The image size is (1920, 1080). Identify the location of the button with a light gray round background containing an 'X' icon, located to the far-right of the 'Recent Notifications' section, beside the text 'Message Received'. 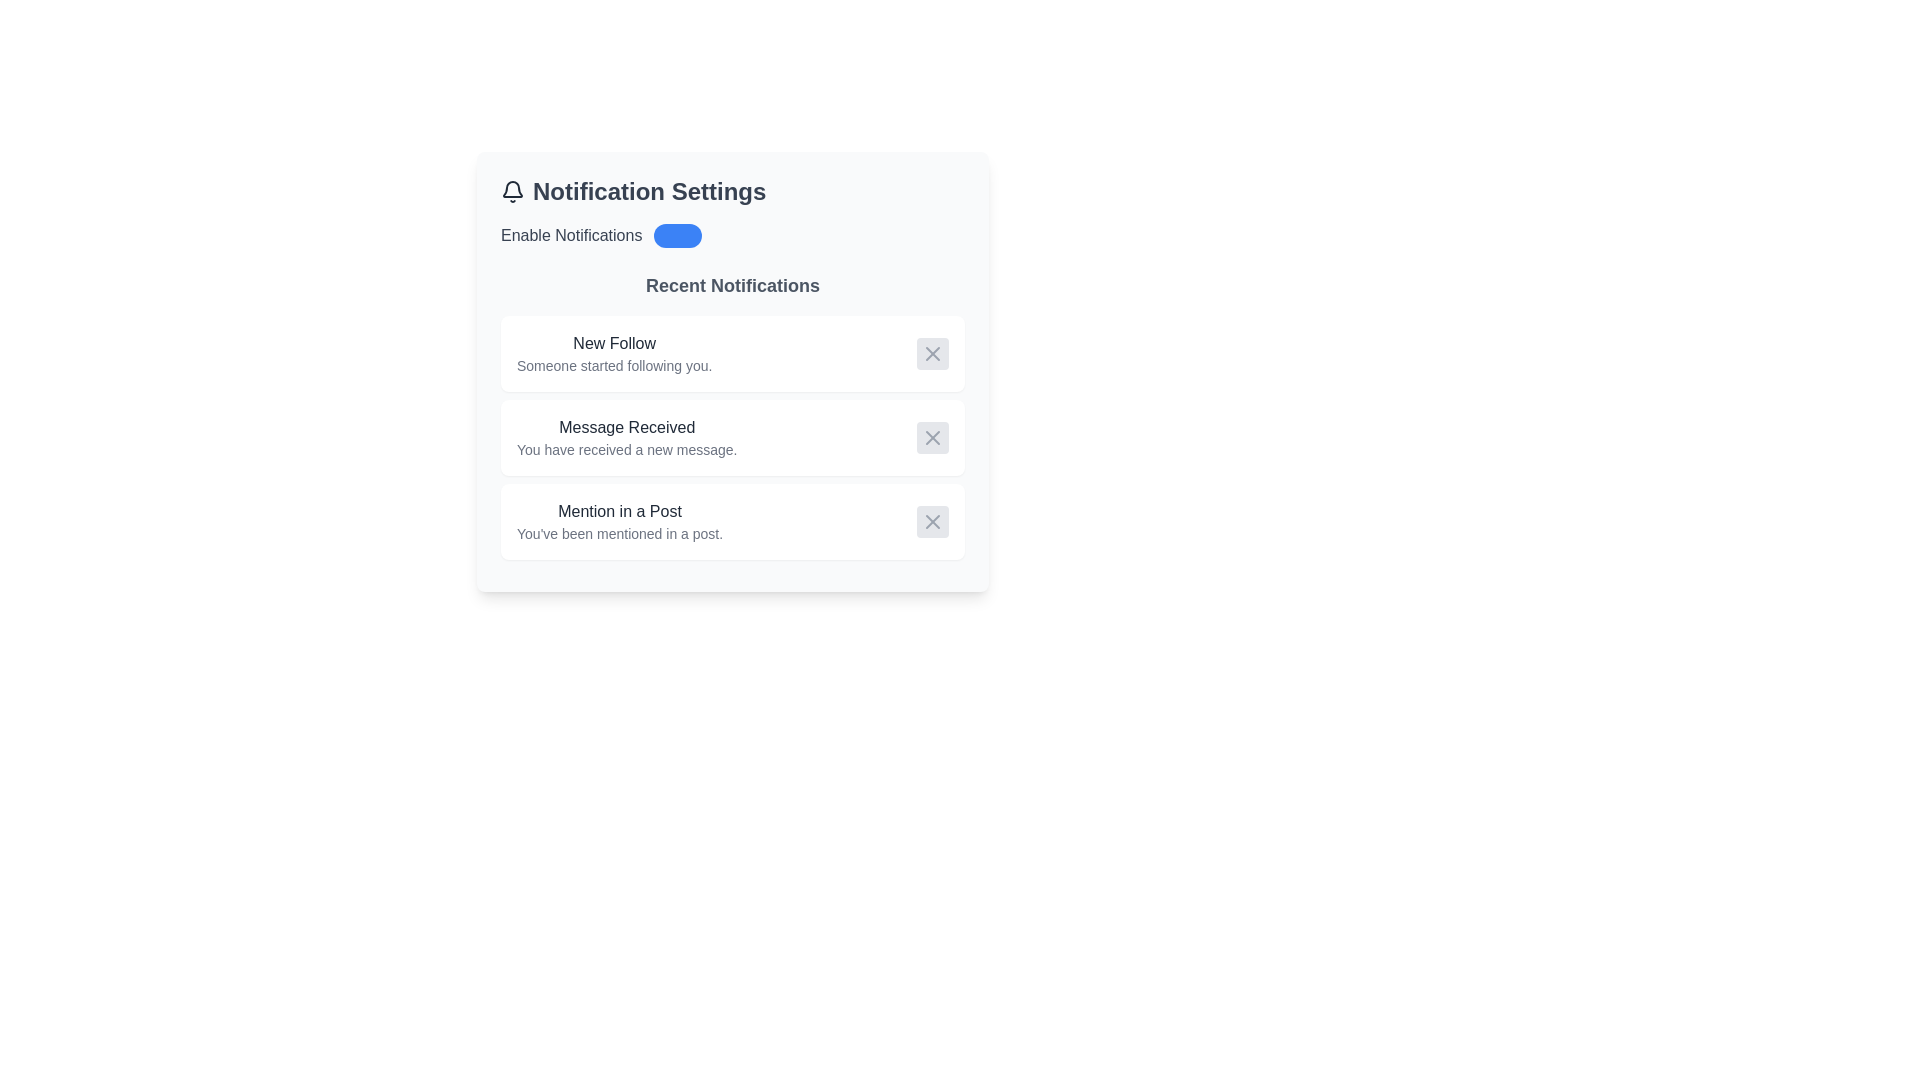
(931, 437).